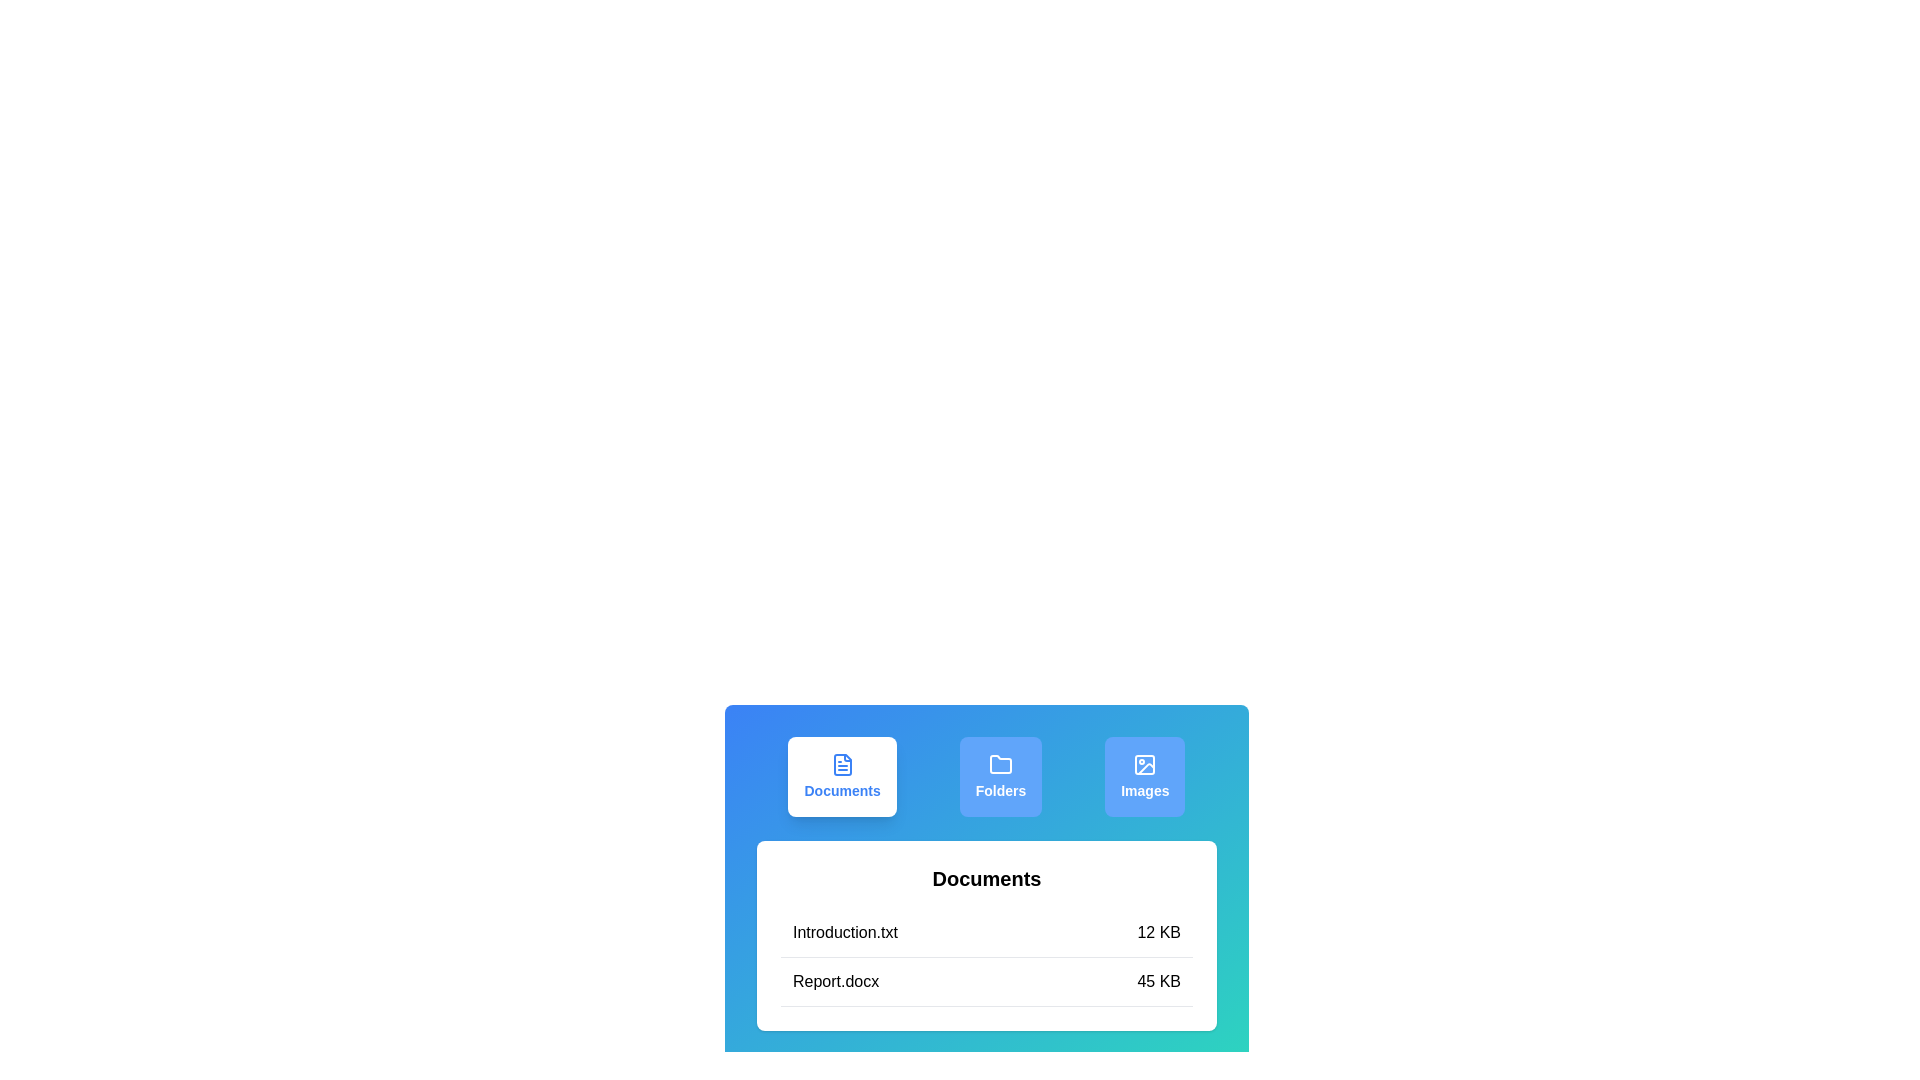 The image size is (1920, 1080). Describe the element at coordinates (987, 775) in the screenshot. I see `the 'Folders' button in the horizontal menu` at that location.